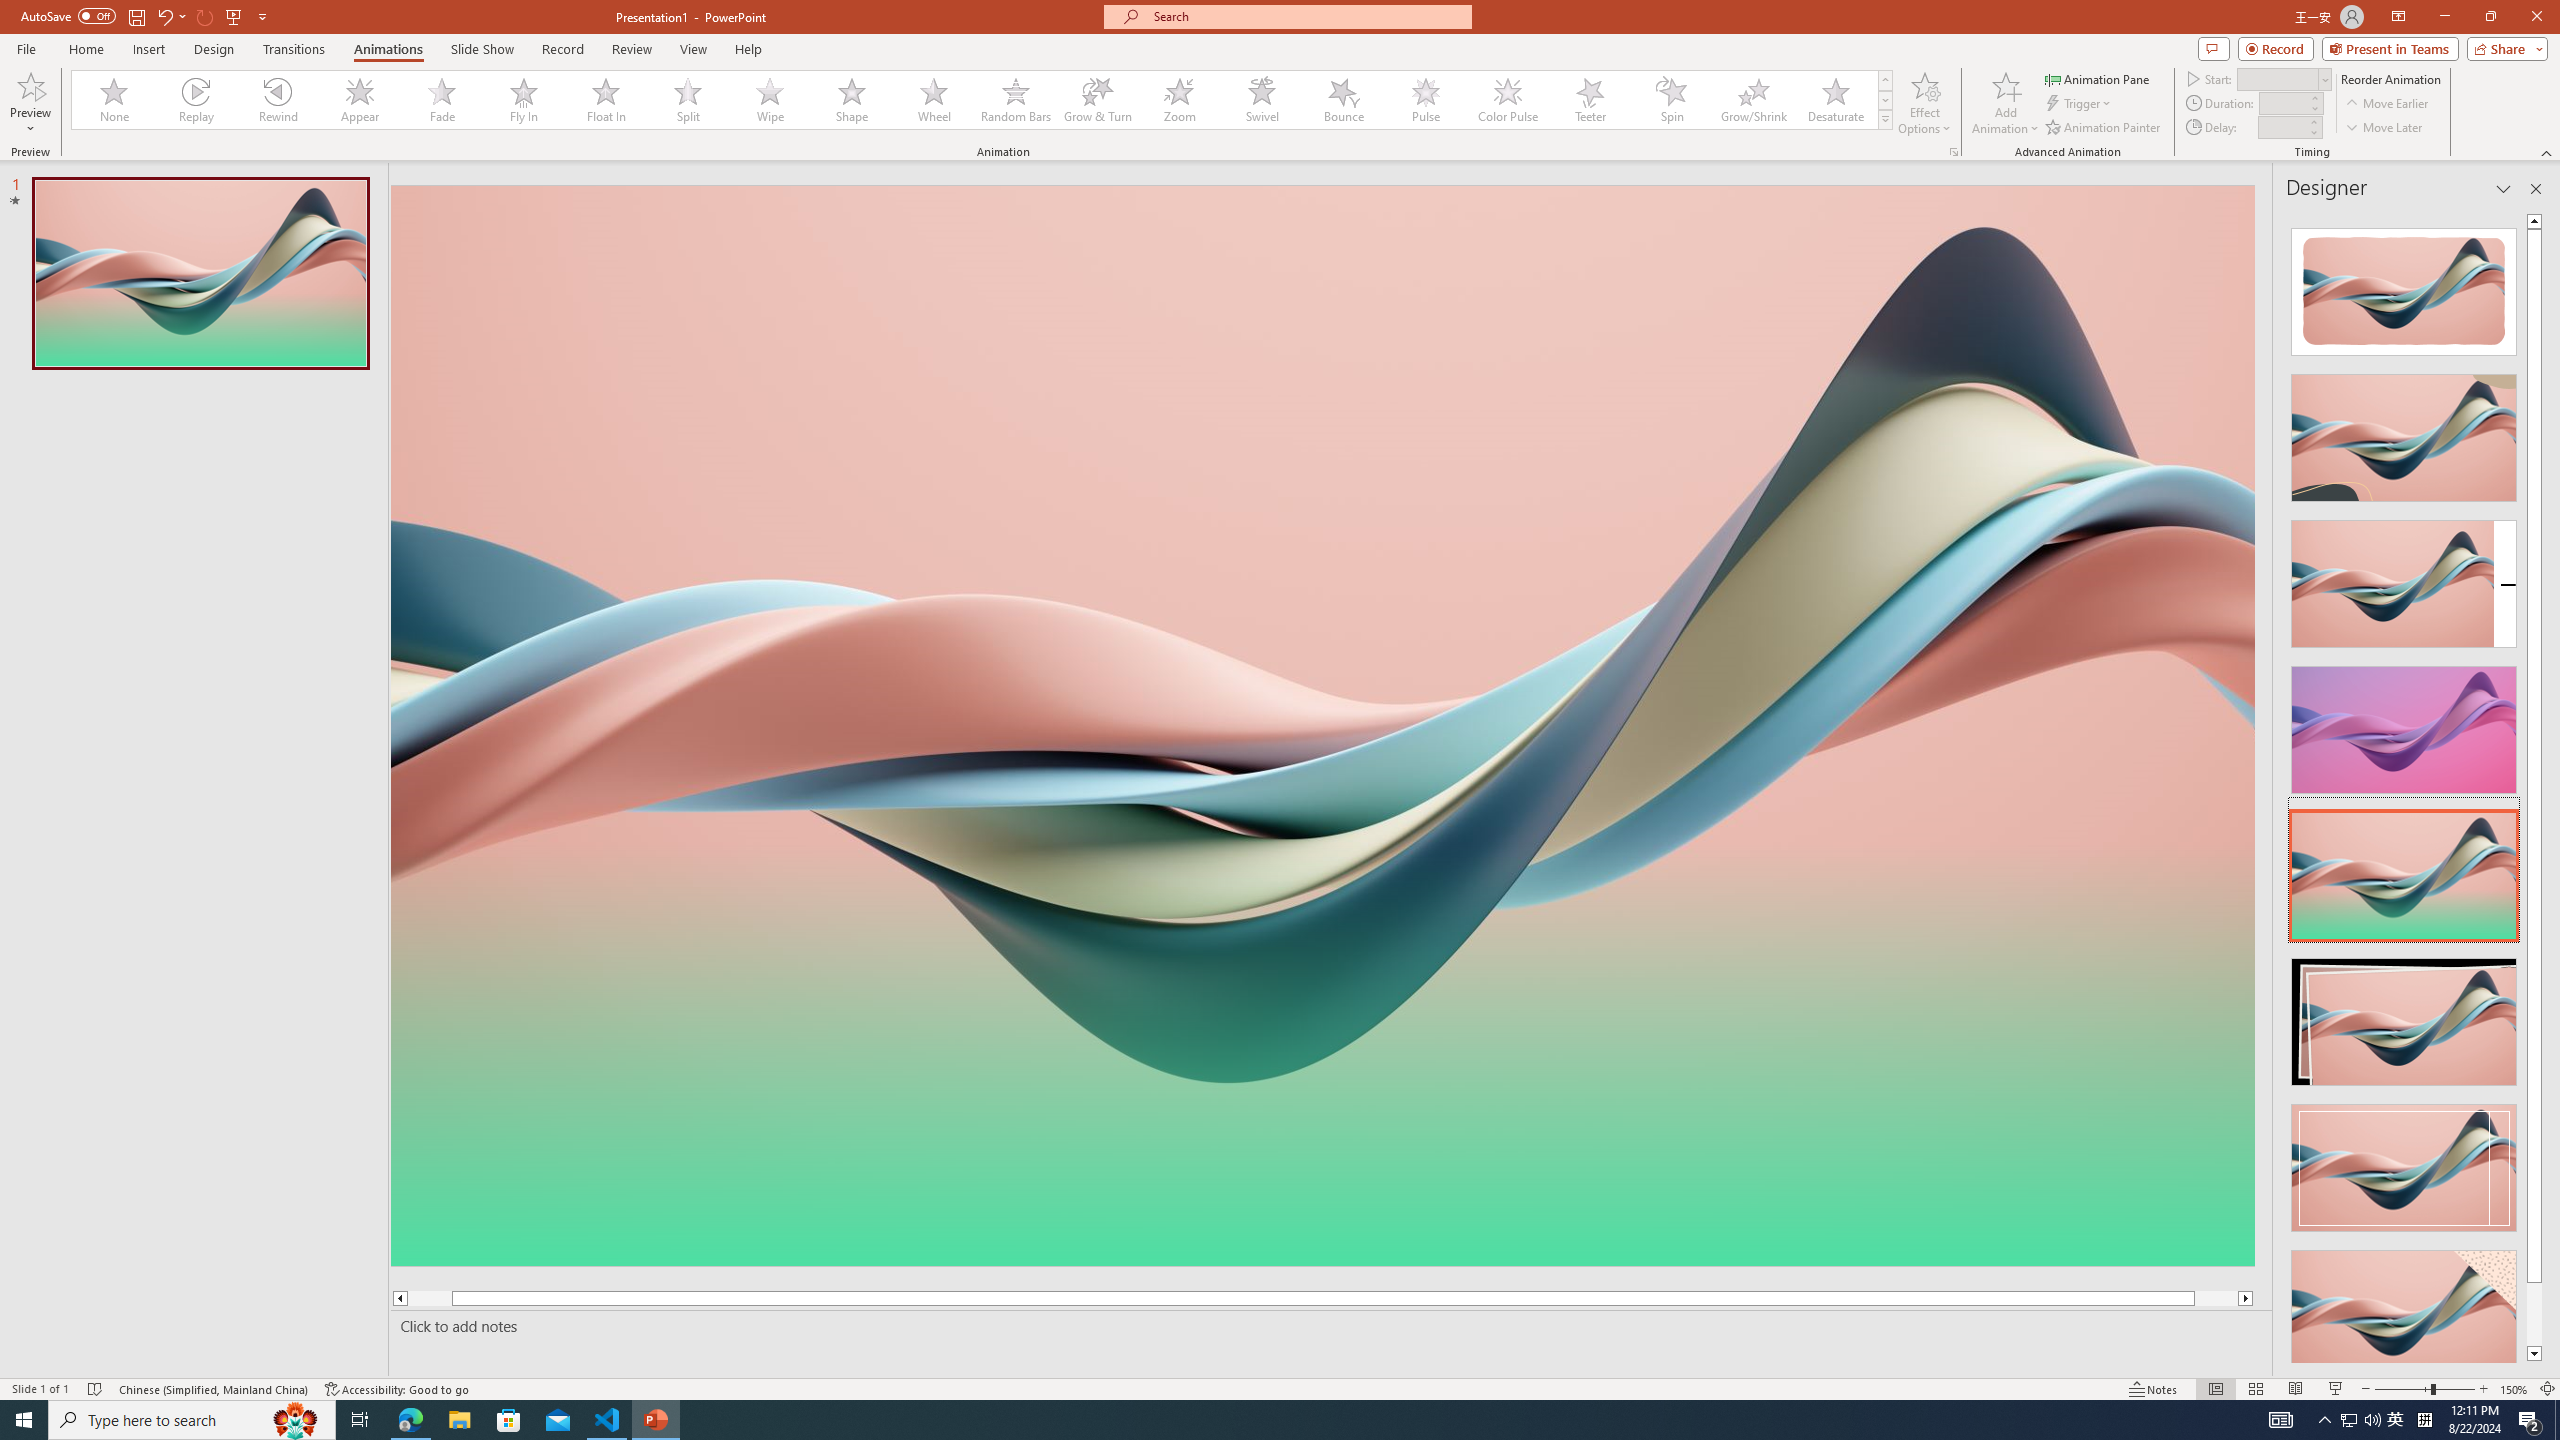  Describe the element at coordinates (2402, 284) in the screenshot. I see `'Recommended Design: Design Idea'` at that location.